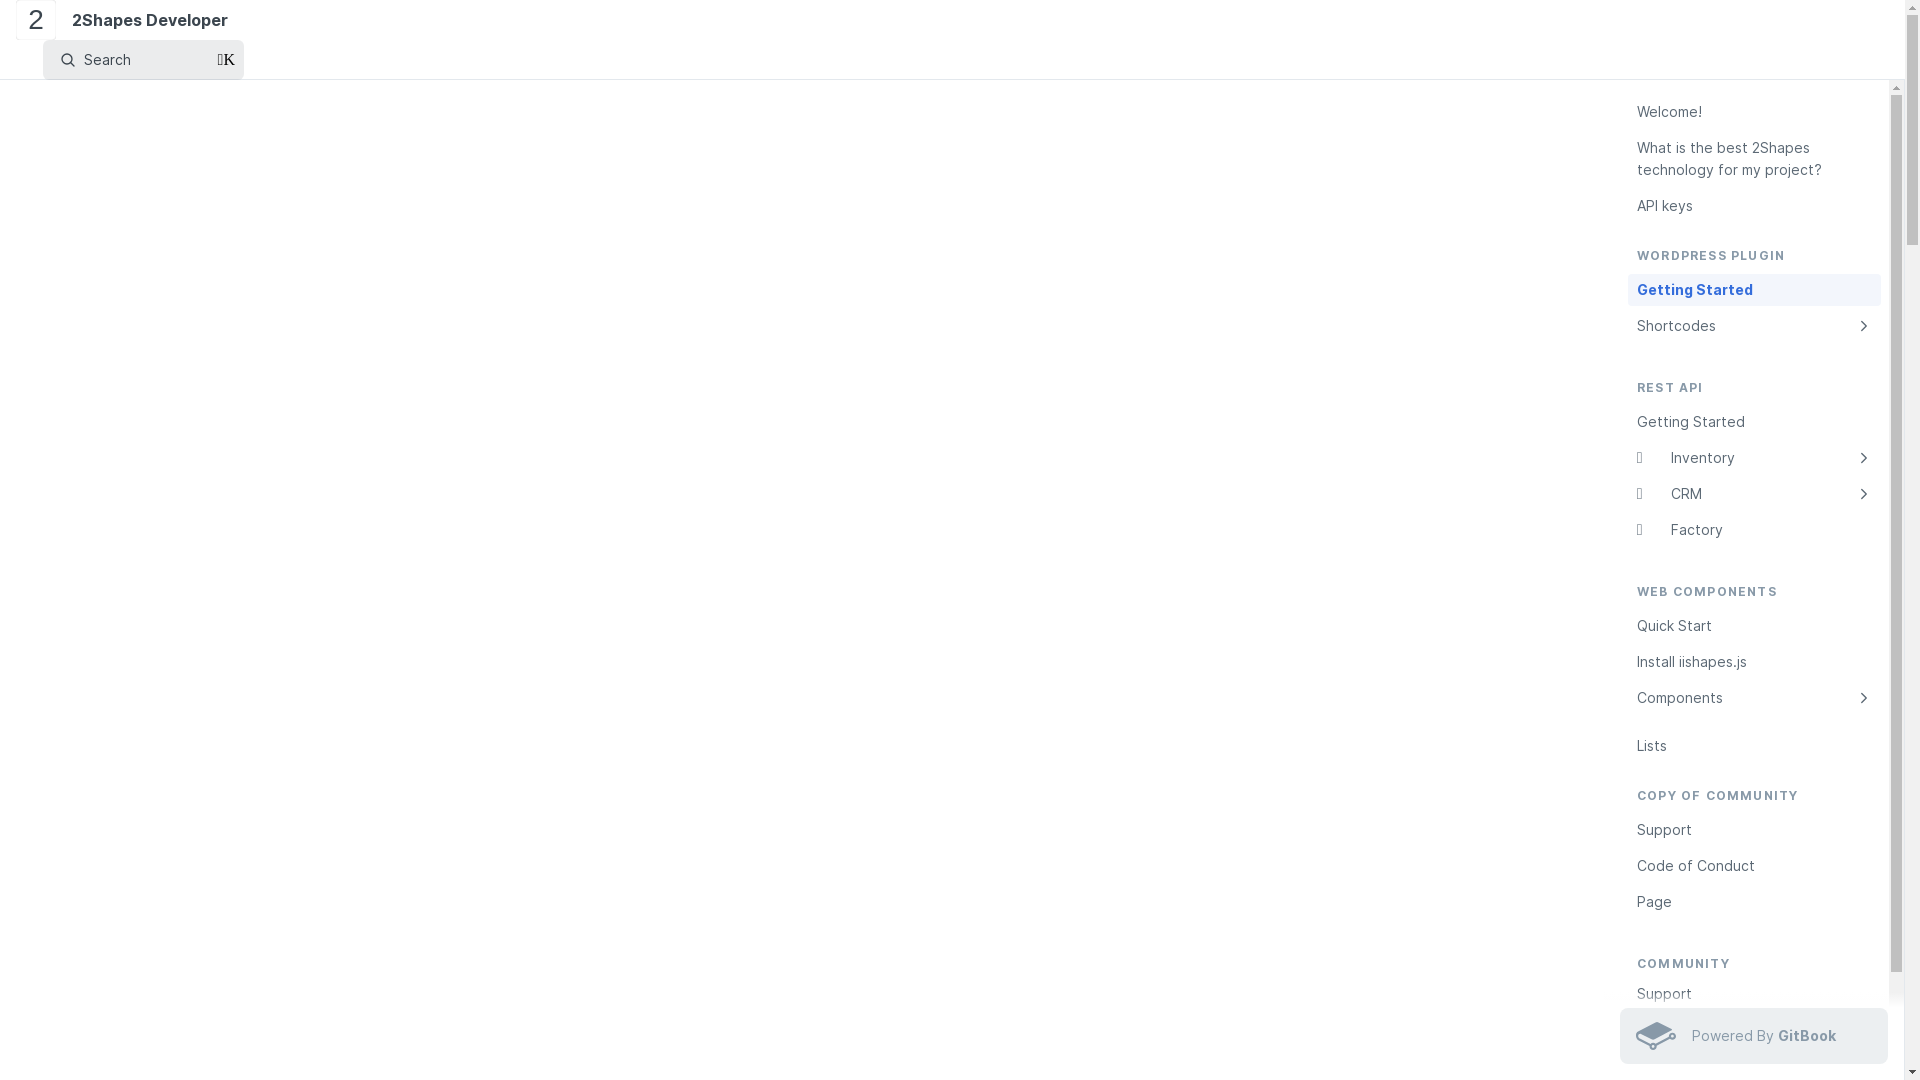 The image size is (1920, 1080). What do you see at coordinates (1753, 902) in the screenshot?
I see `'Page'` at bounding box center [1753, 902].